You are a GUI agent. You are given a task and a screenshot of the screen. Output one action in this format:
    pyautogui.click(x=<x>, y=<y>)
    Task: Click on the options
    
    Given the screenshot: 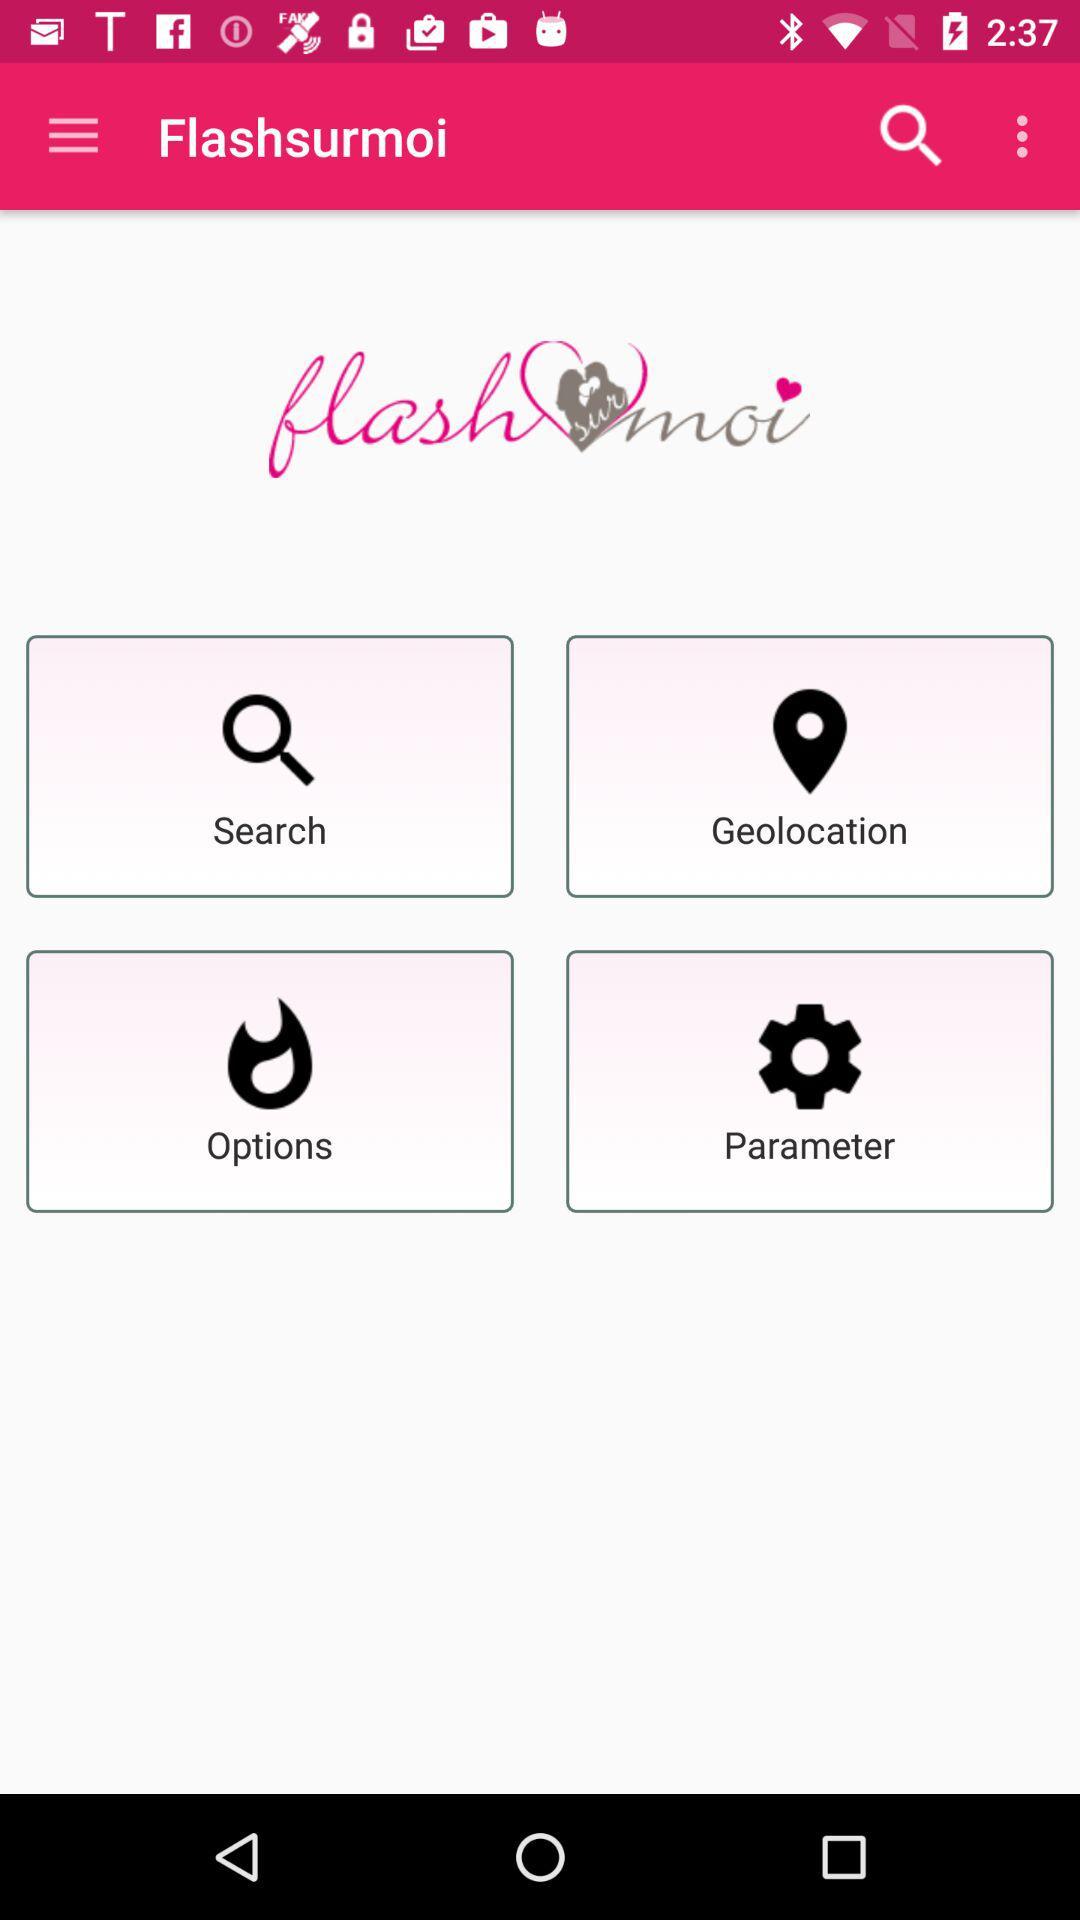 What is the action you would take?
    pyautogui.click(x=270, y=1055)
    